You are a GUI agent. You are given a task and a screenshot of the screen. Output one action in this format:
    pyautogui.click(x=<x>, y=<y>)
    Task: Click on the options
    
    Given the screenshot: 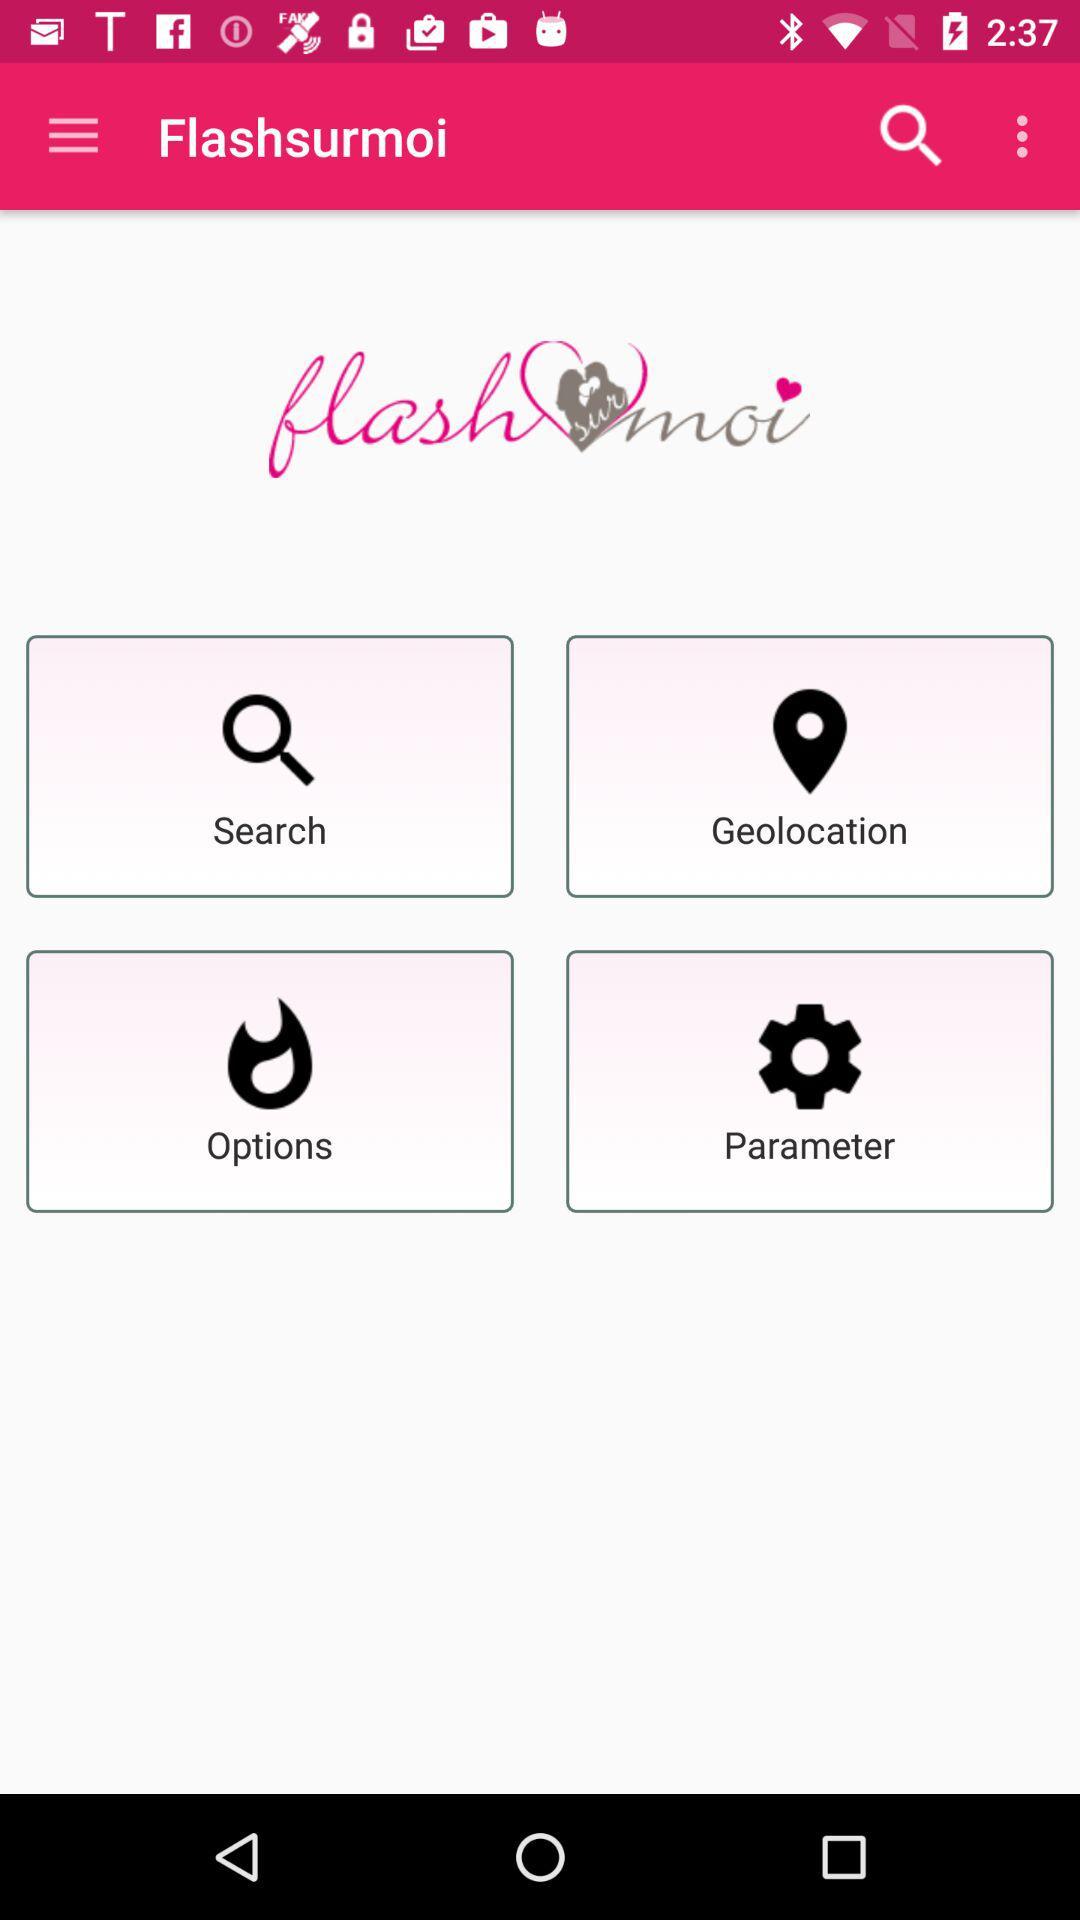 What is the action you would take?
    pyautogui.click(x=270, y=1055)
    